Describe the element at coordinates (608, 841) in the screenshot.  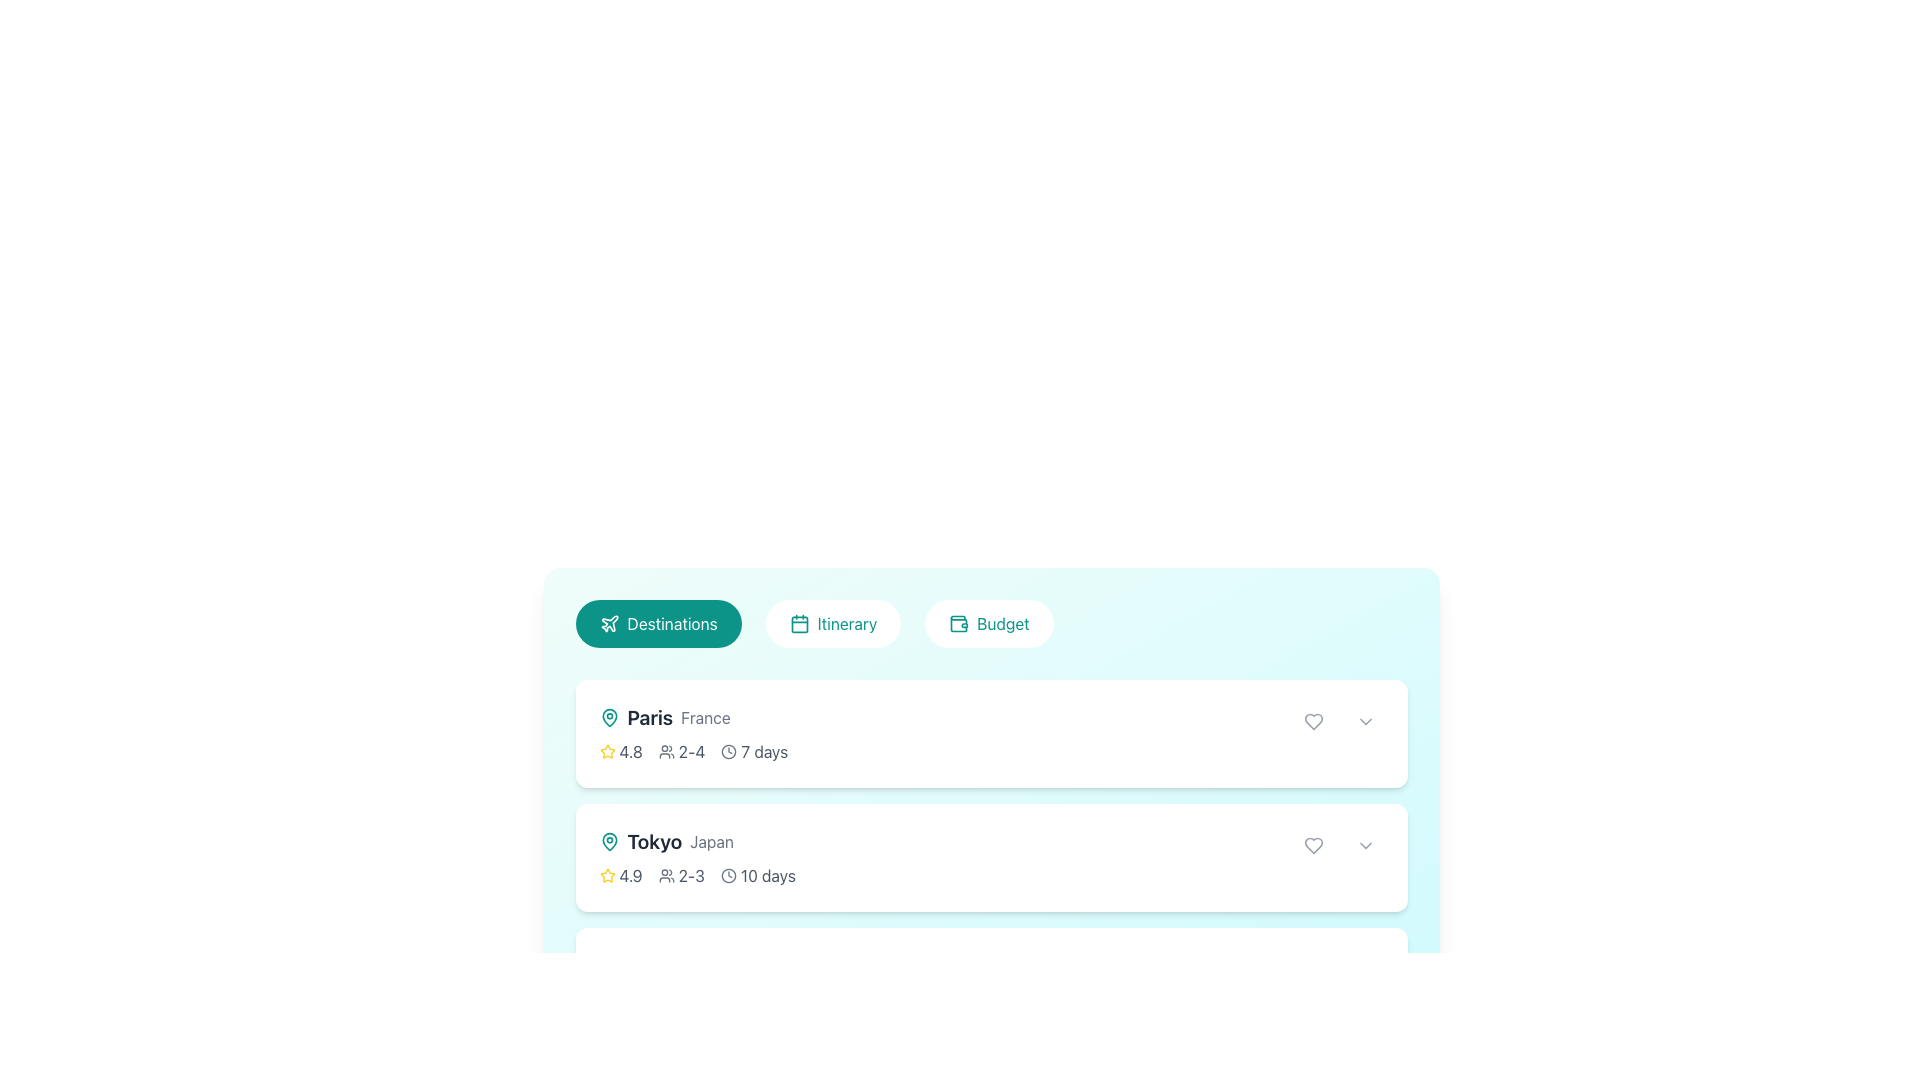
I see `the location marker icon in the Destinations section, which is positioned to the left of the 'Tokyo' label and above 'Japan'` at that location.